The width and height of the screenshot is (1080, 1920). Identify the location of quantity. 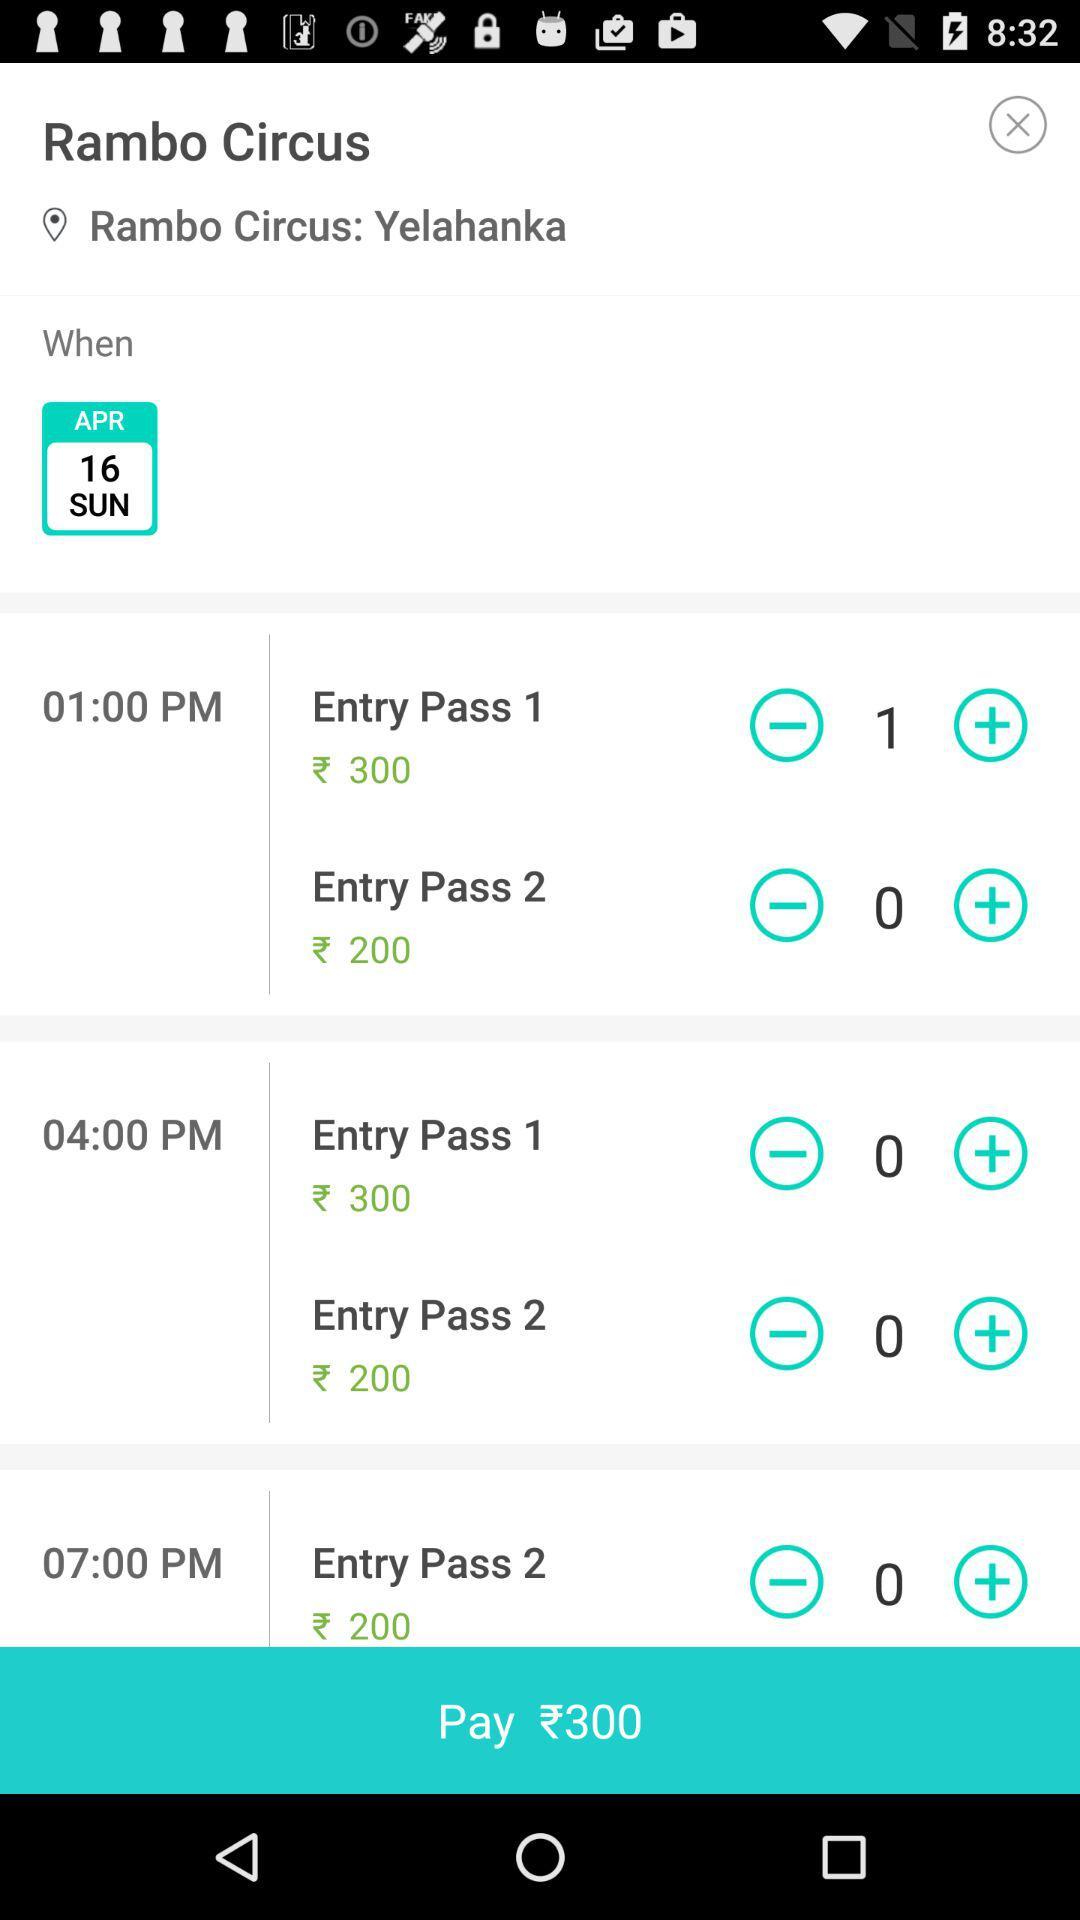
(990, 1580).